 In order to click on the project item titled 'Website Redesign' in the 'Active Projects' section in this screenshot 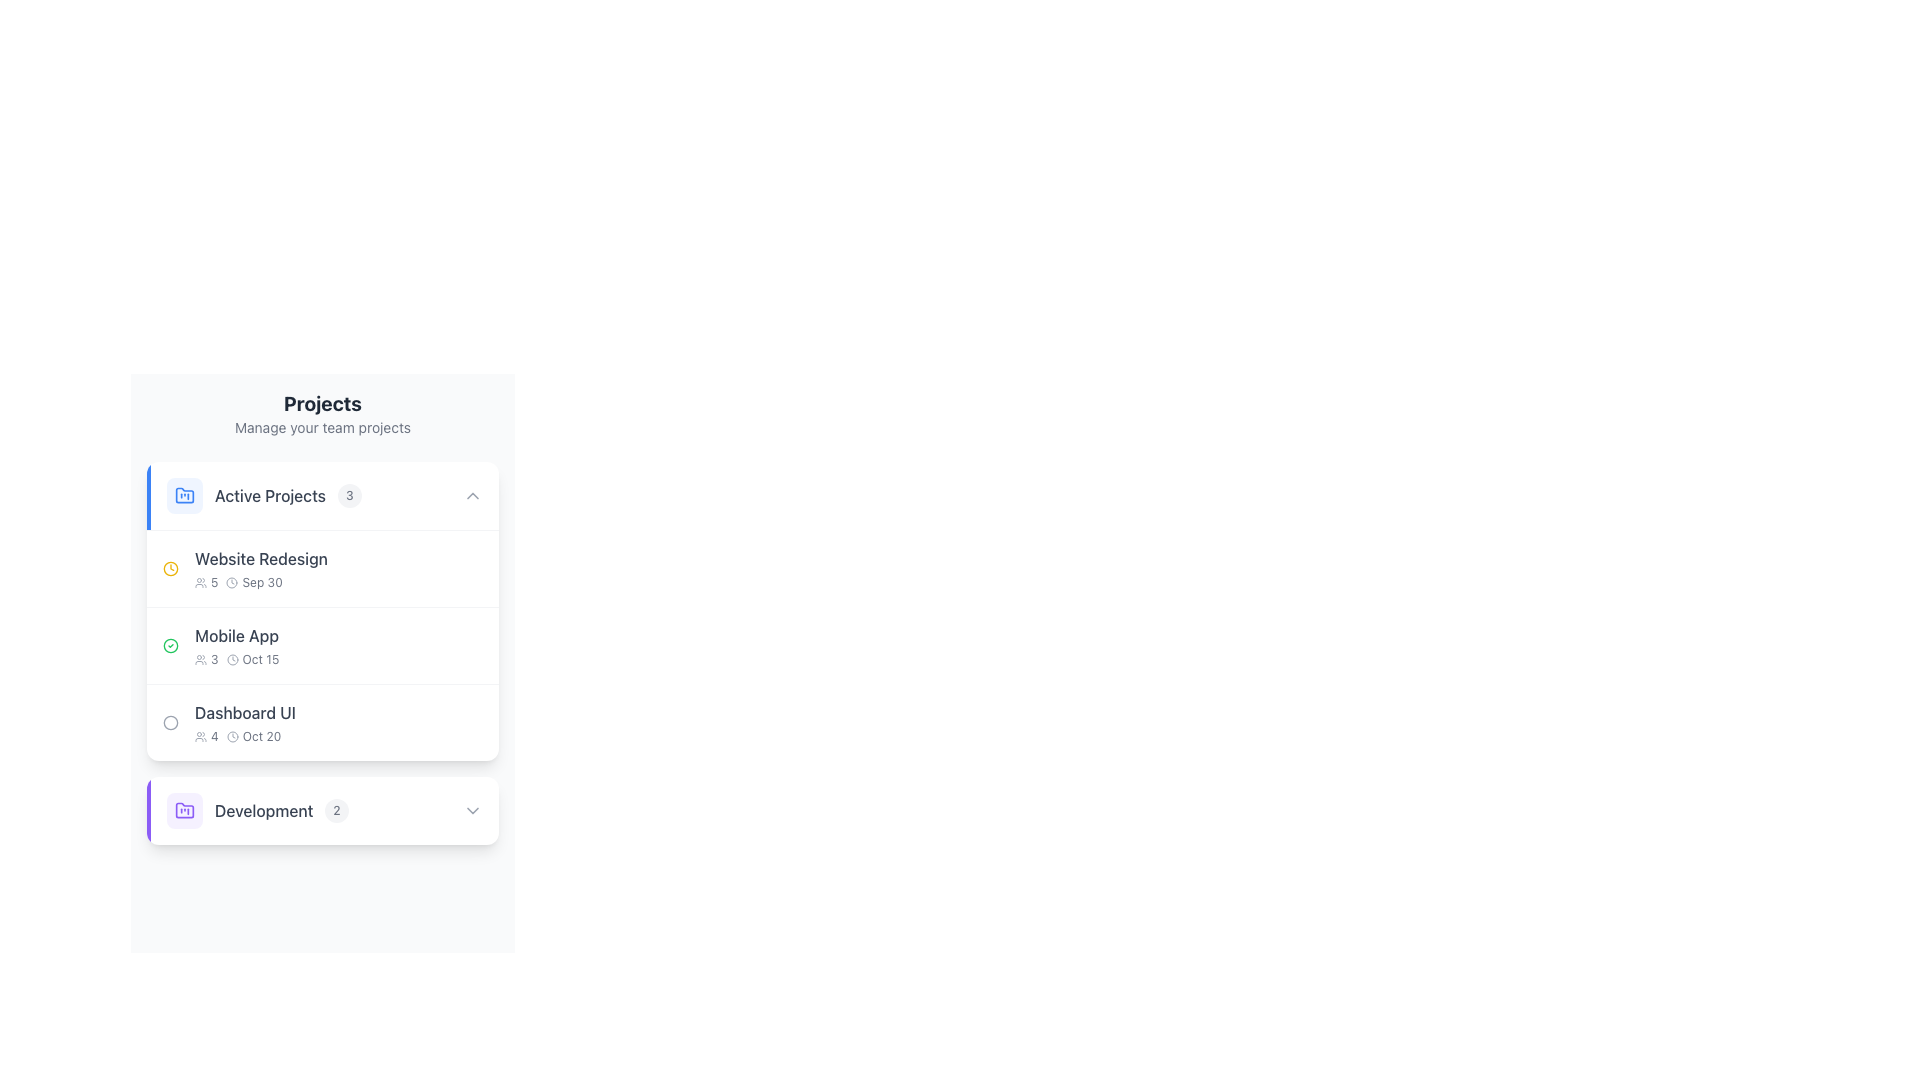, I will do `click(322, 567)`.